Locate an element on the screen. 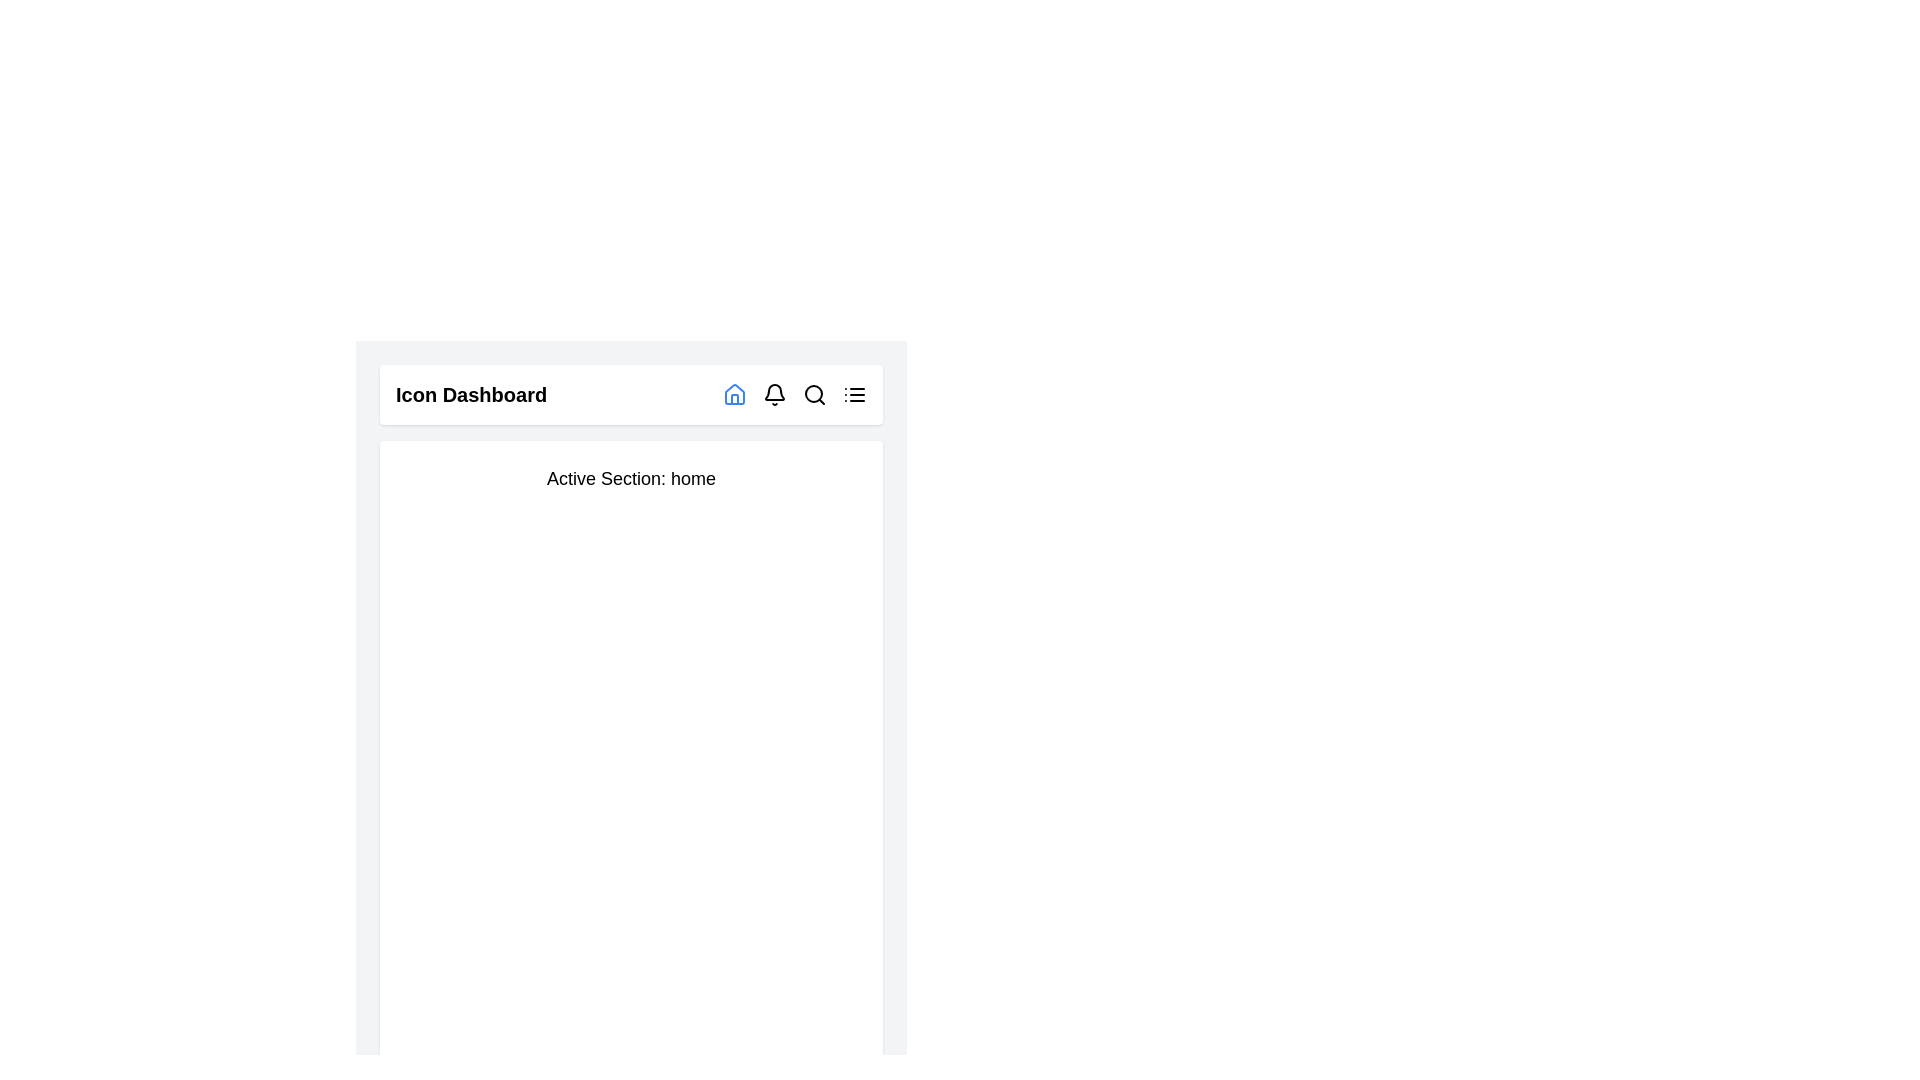 The image size is (1920, 1080). the icon group located on the right side of the header section, adjacent to 'Icon Dashboard' is located at coordinates (794, 394).